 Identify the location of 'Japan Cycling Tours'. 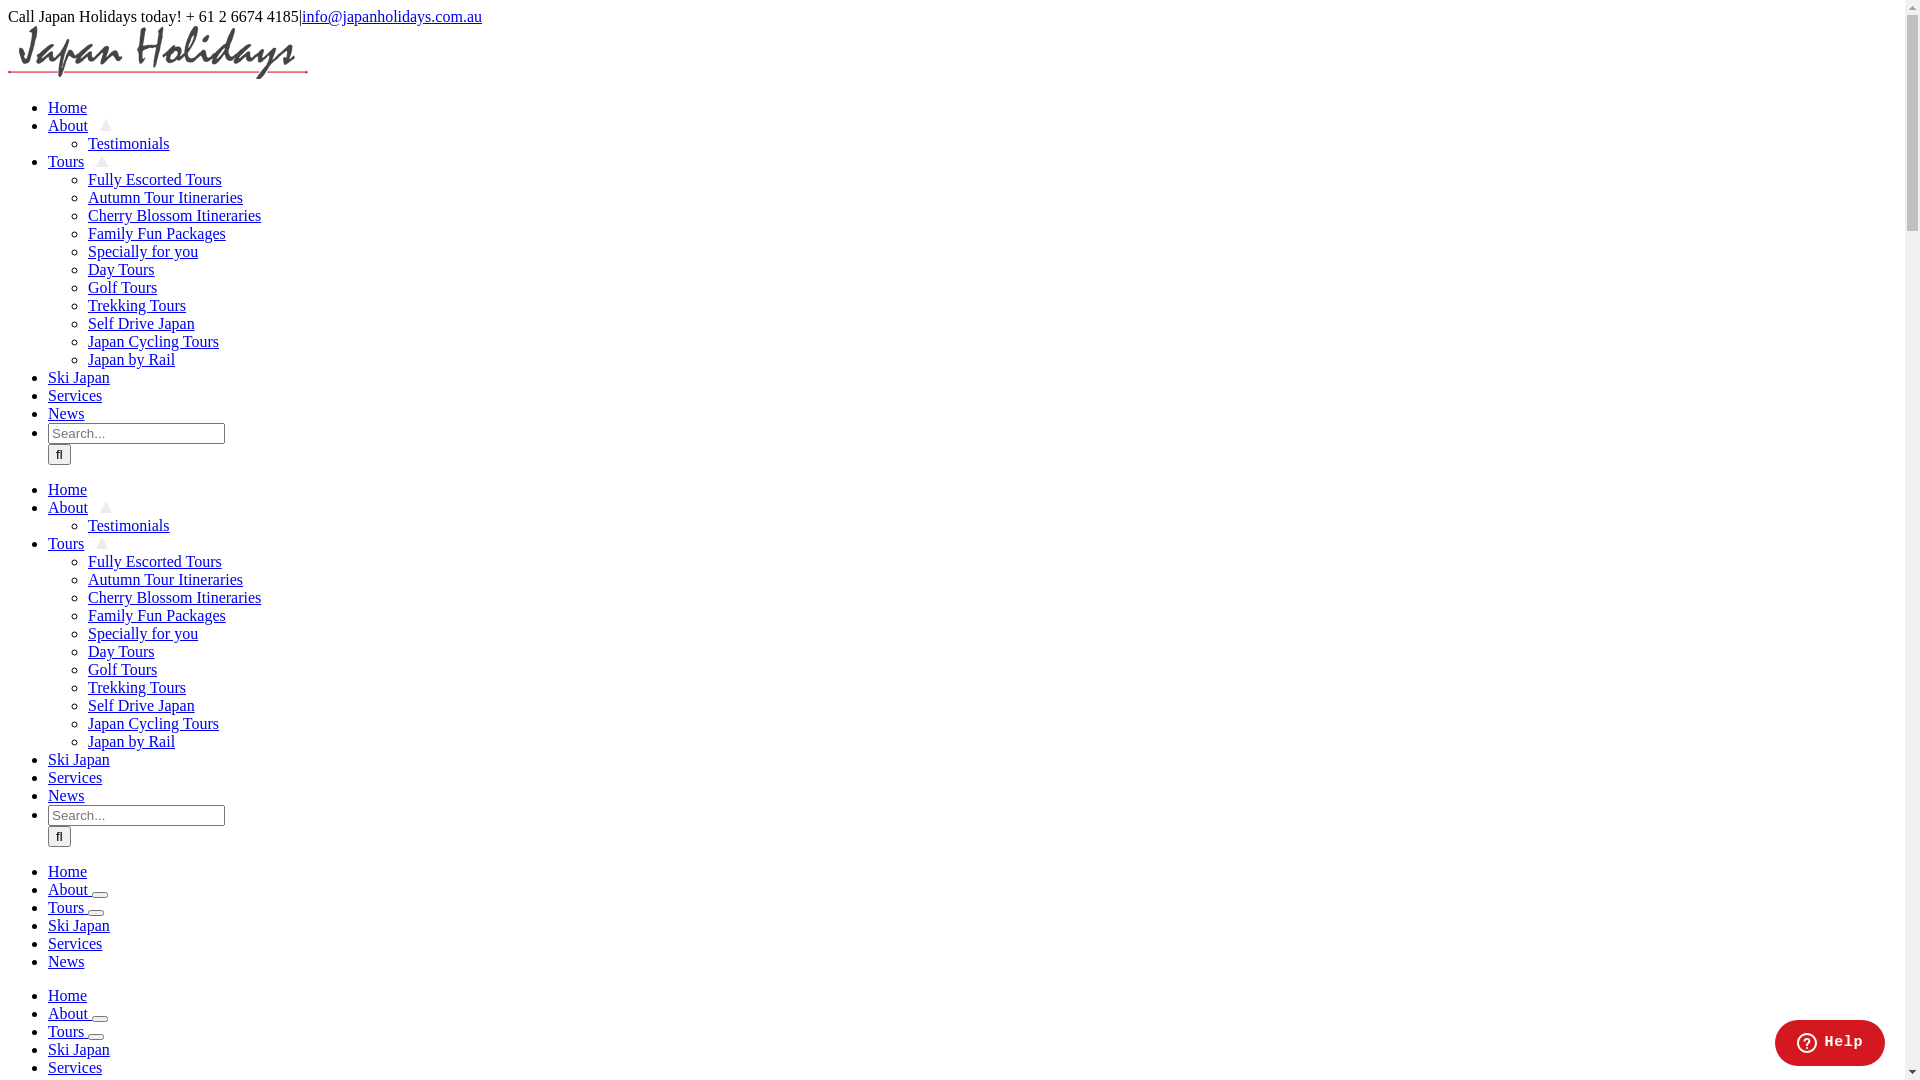
(86, 723).